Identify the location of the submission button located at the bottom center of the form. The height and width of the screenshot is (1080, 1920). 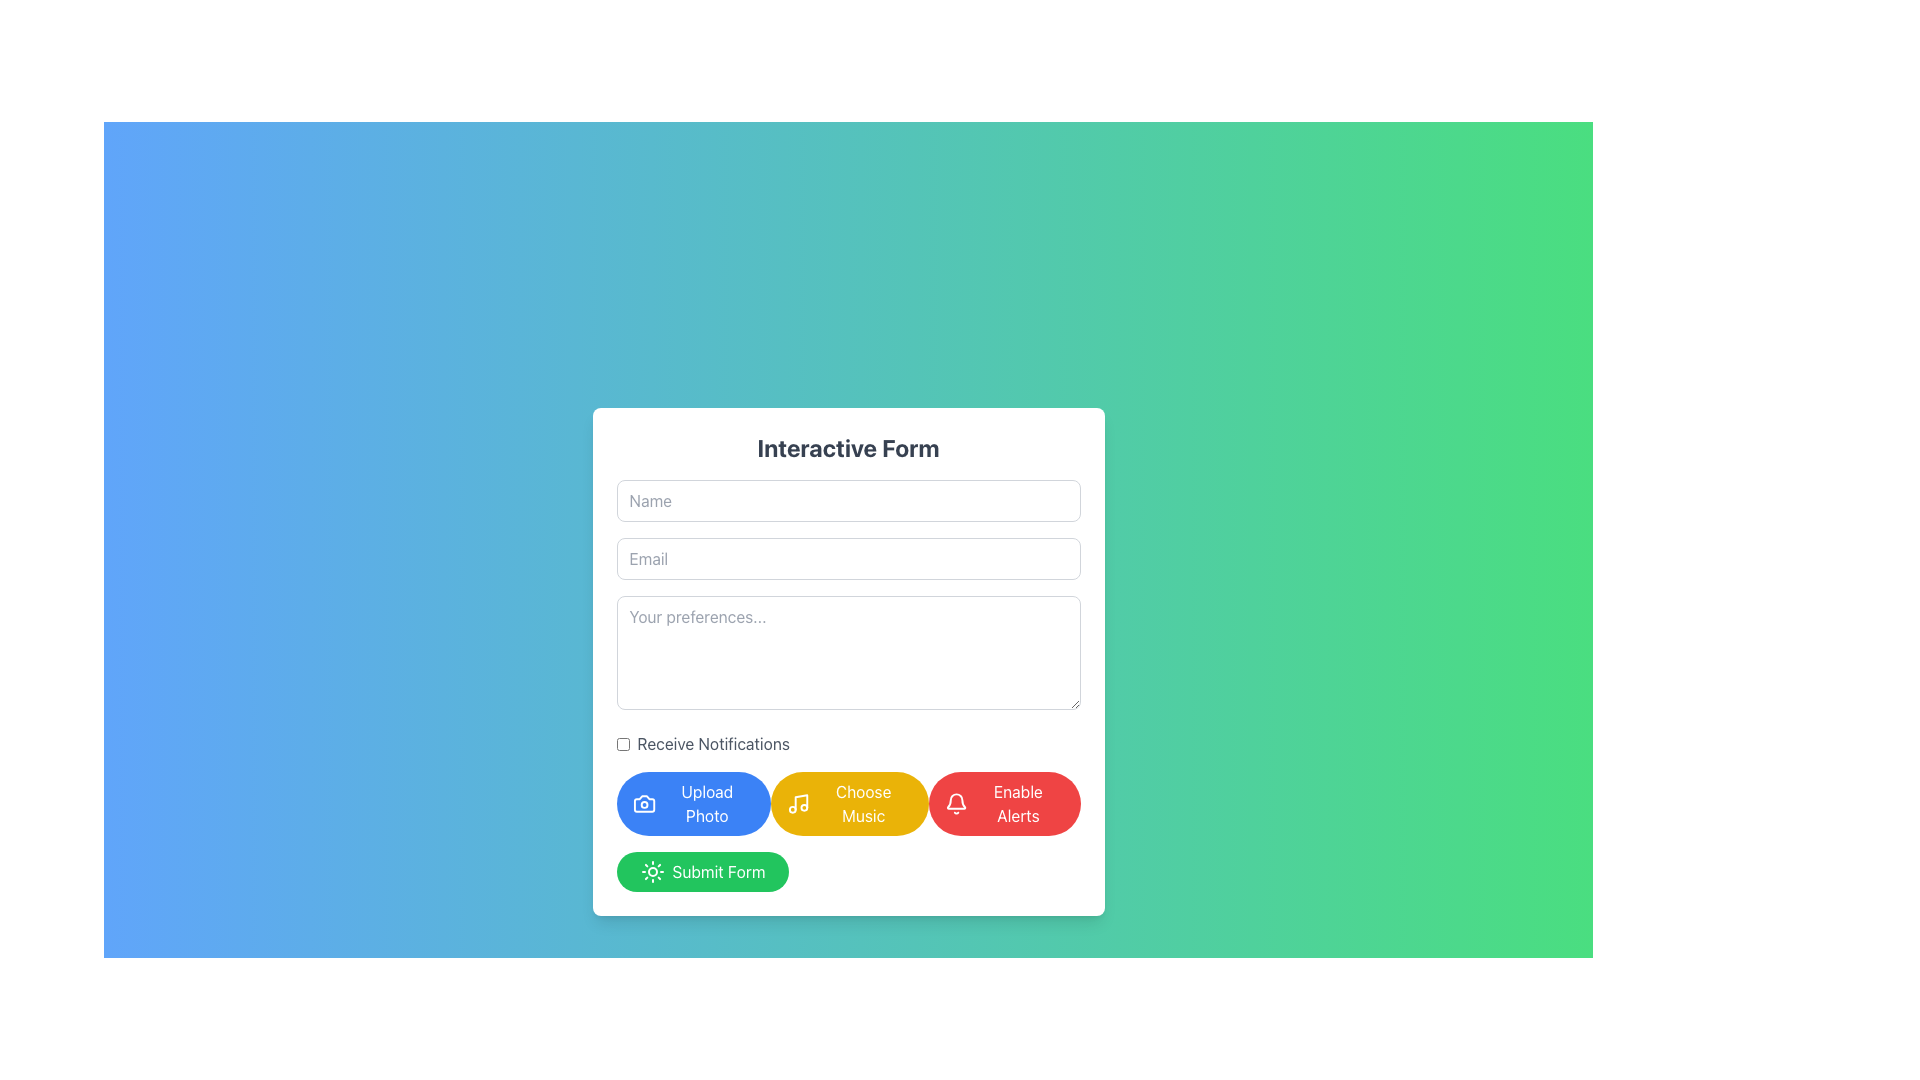
(702, 870).